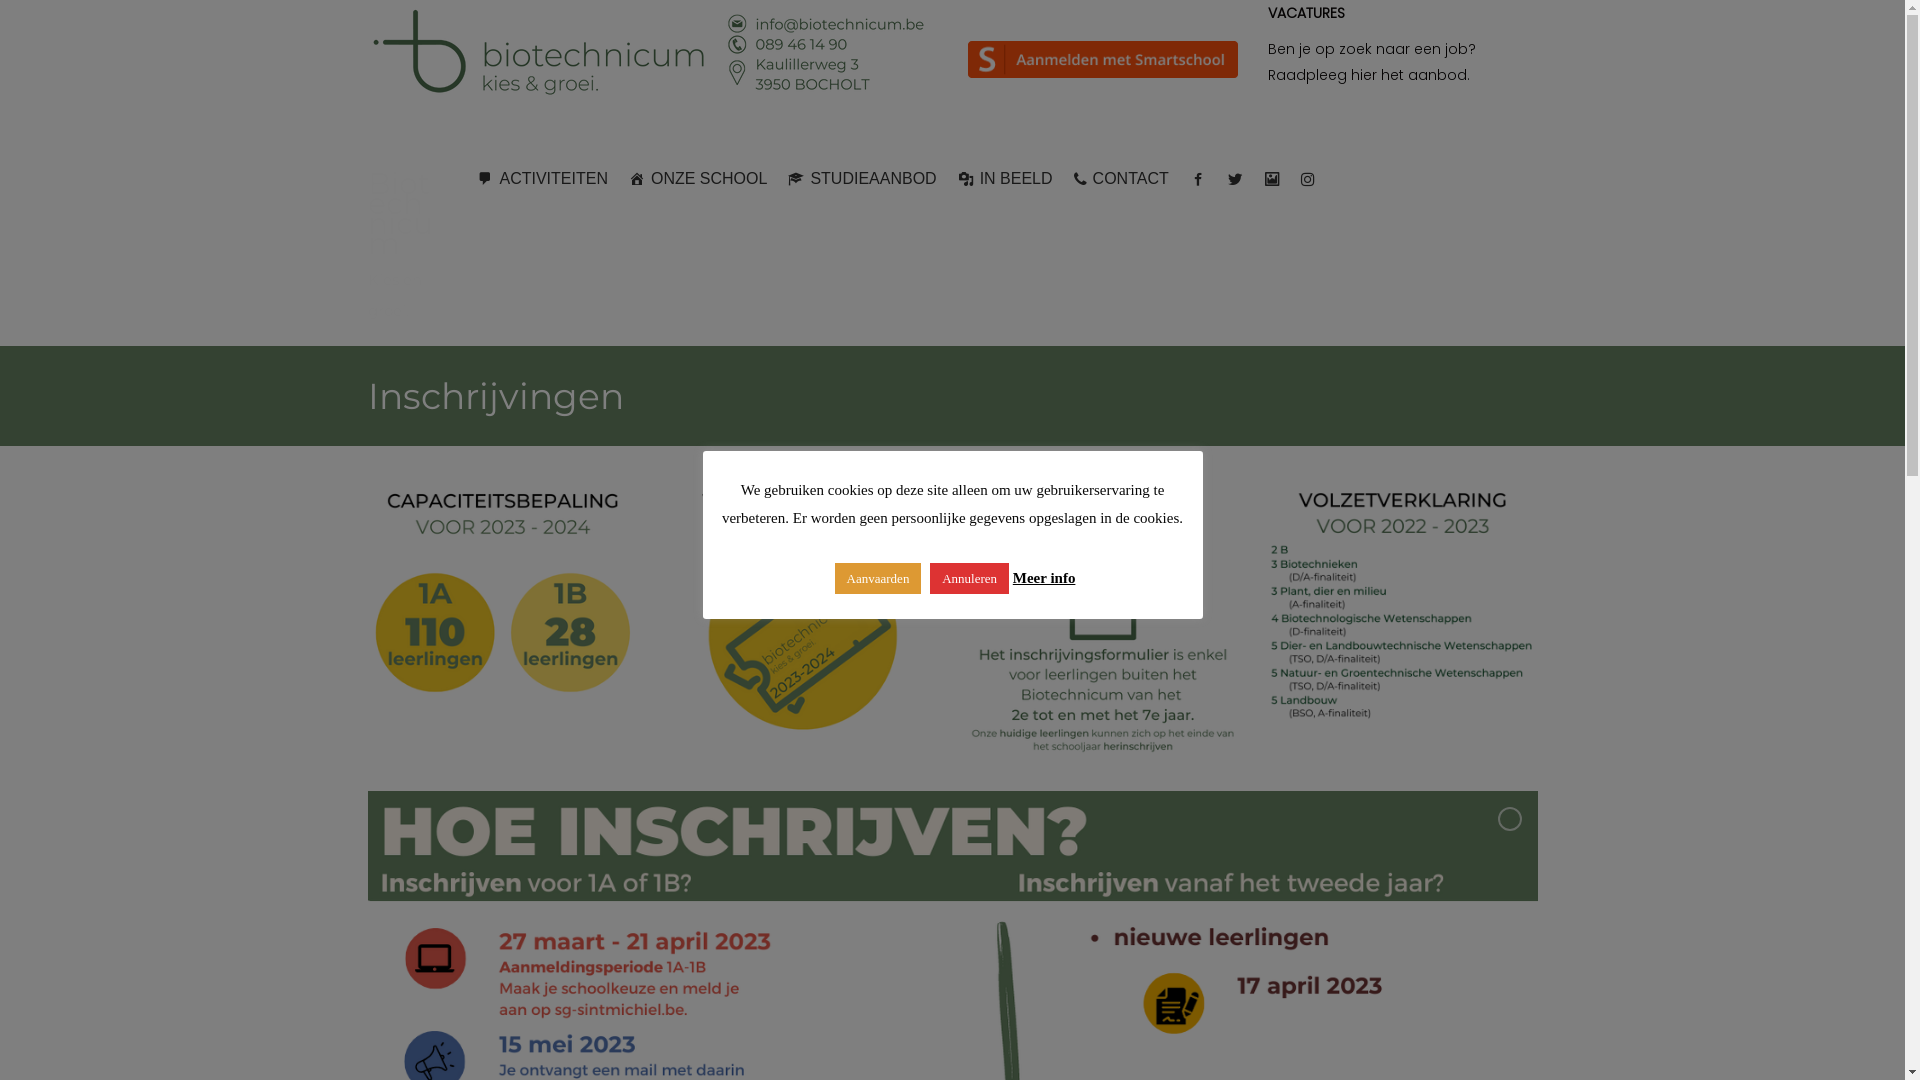  Describe the element at coordinates (969, 578) in the screenshot. I see `'Annuleren'` at that location.